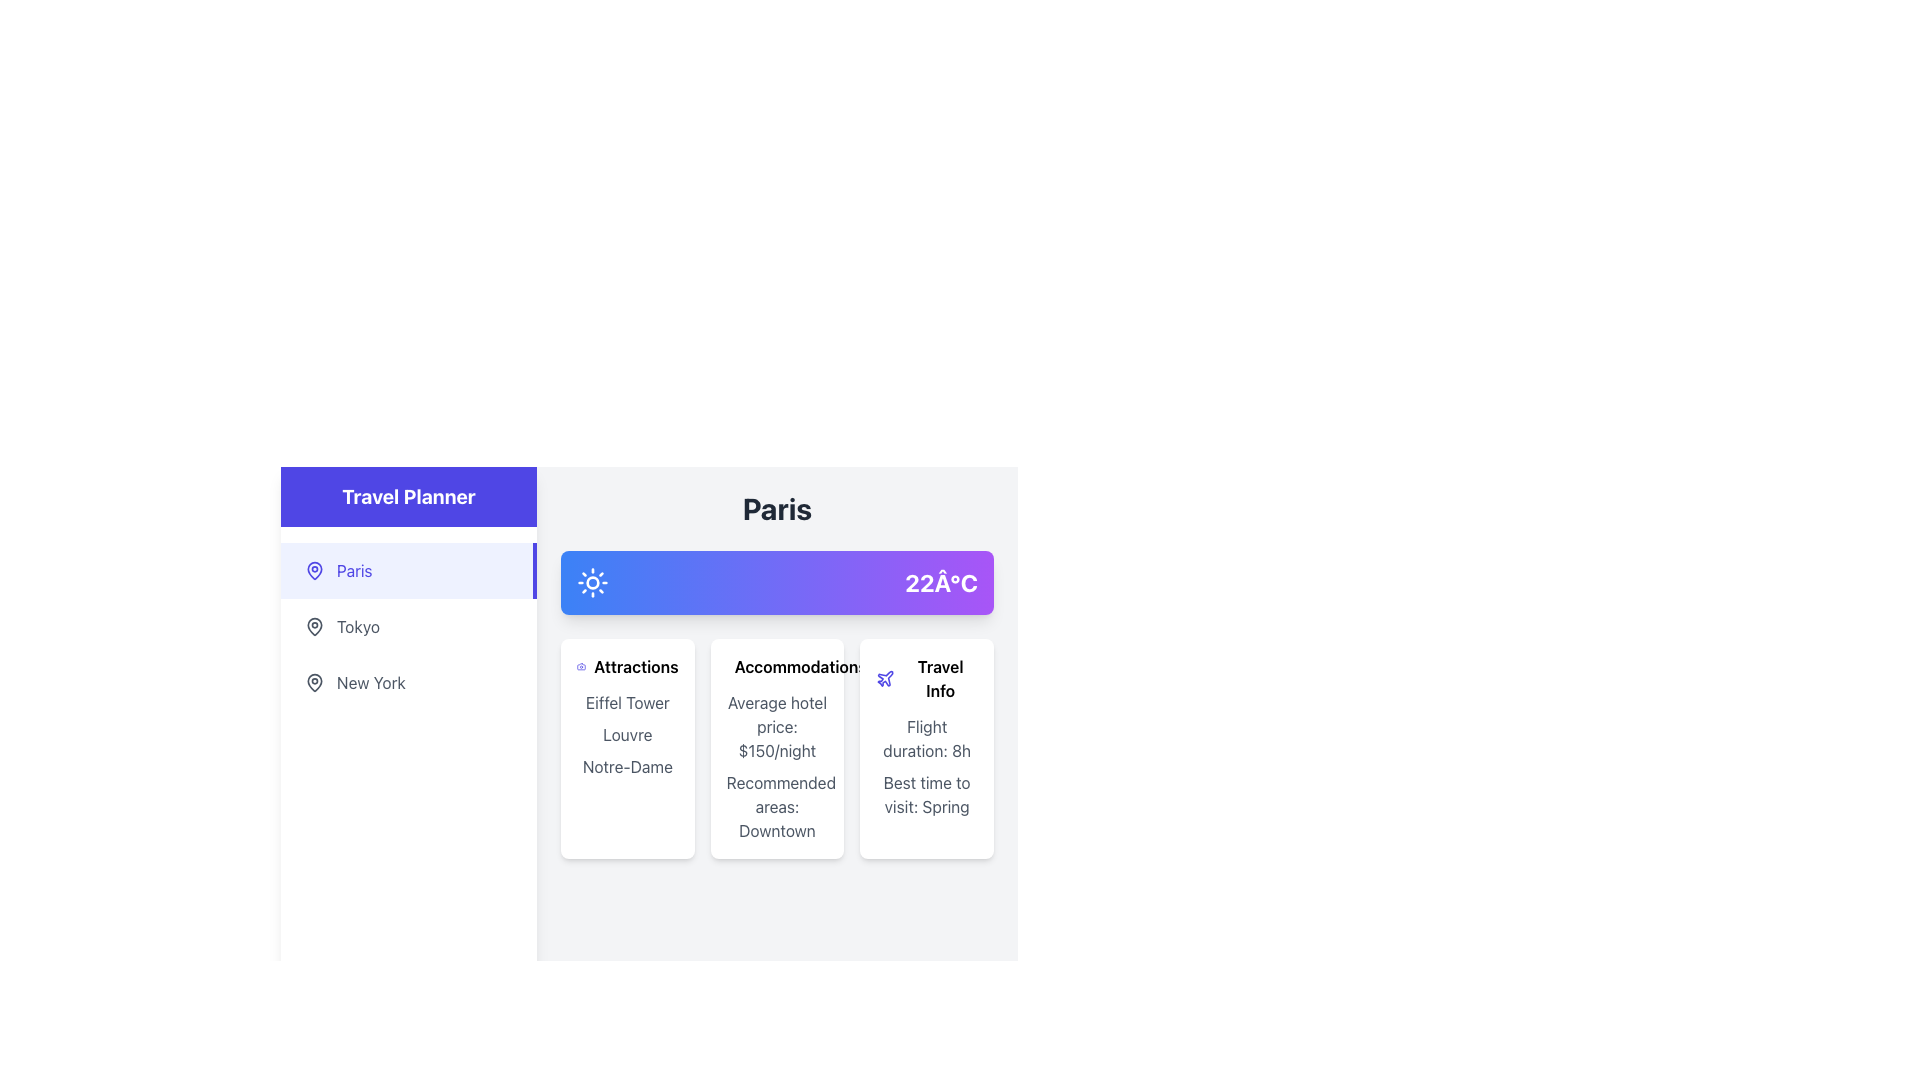  I want to click on the 'Tokyo' text label in the interactive list under the 'Travel Planner' section, so click(358, 626).